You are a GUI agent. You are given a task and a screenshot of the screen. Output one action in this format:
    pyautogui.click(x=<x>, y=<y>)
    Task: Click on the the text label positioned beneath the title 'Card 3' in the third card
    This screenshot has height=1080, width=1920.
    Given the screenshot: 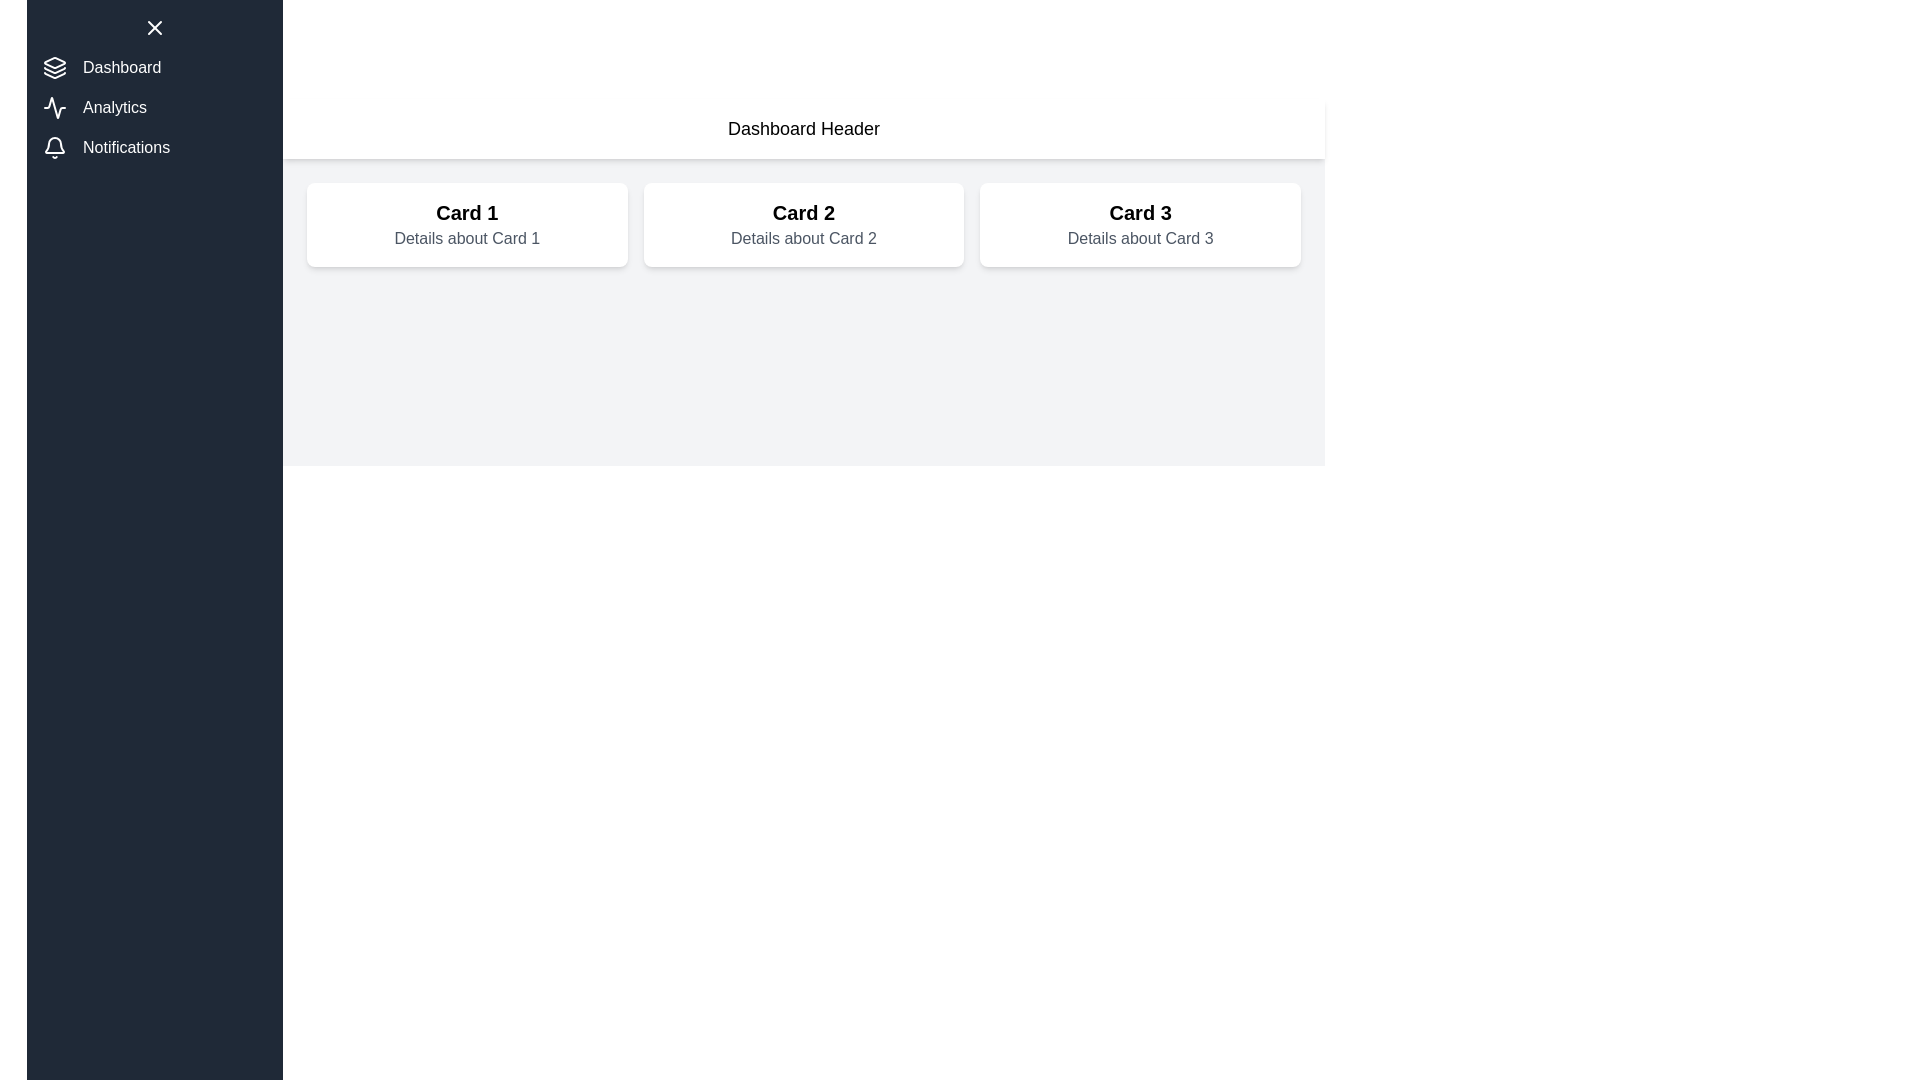 What is the action you would take?
    pyautogui.click(x=1140, y=238)
    